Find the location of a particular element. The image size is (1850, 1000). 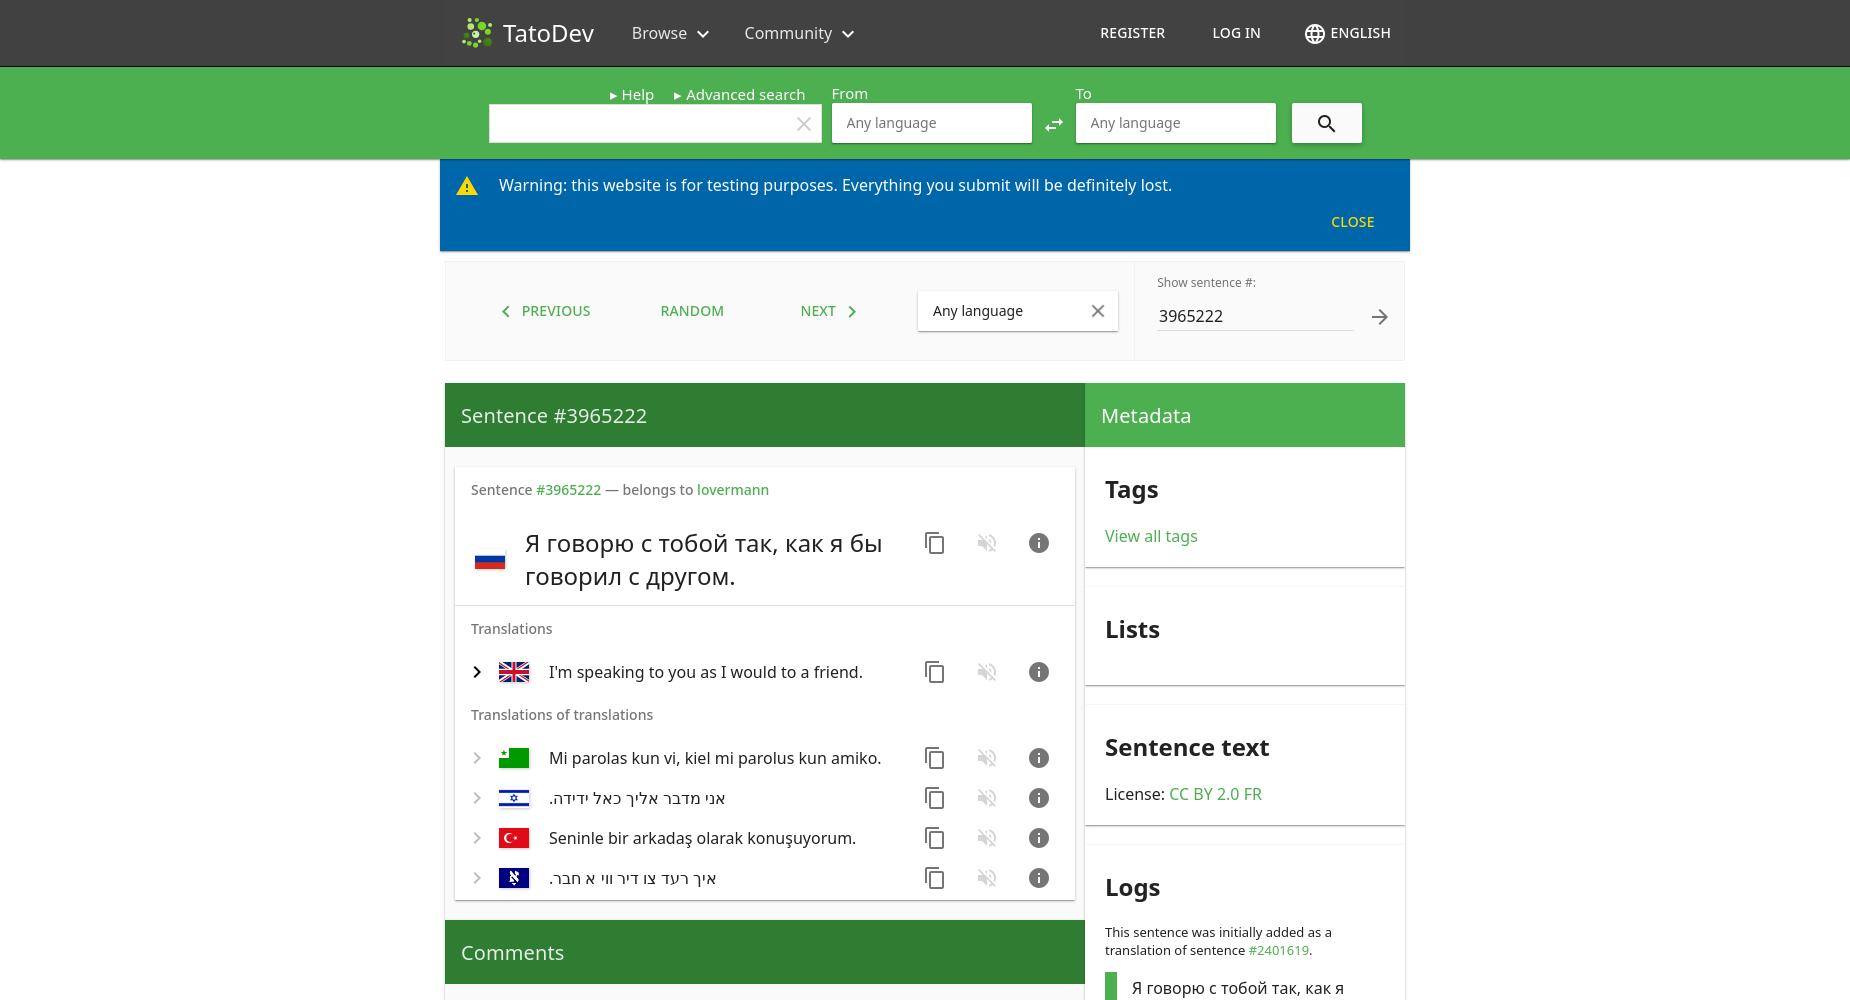

'search' is located at coordinates (1325, 123).